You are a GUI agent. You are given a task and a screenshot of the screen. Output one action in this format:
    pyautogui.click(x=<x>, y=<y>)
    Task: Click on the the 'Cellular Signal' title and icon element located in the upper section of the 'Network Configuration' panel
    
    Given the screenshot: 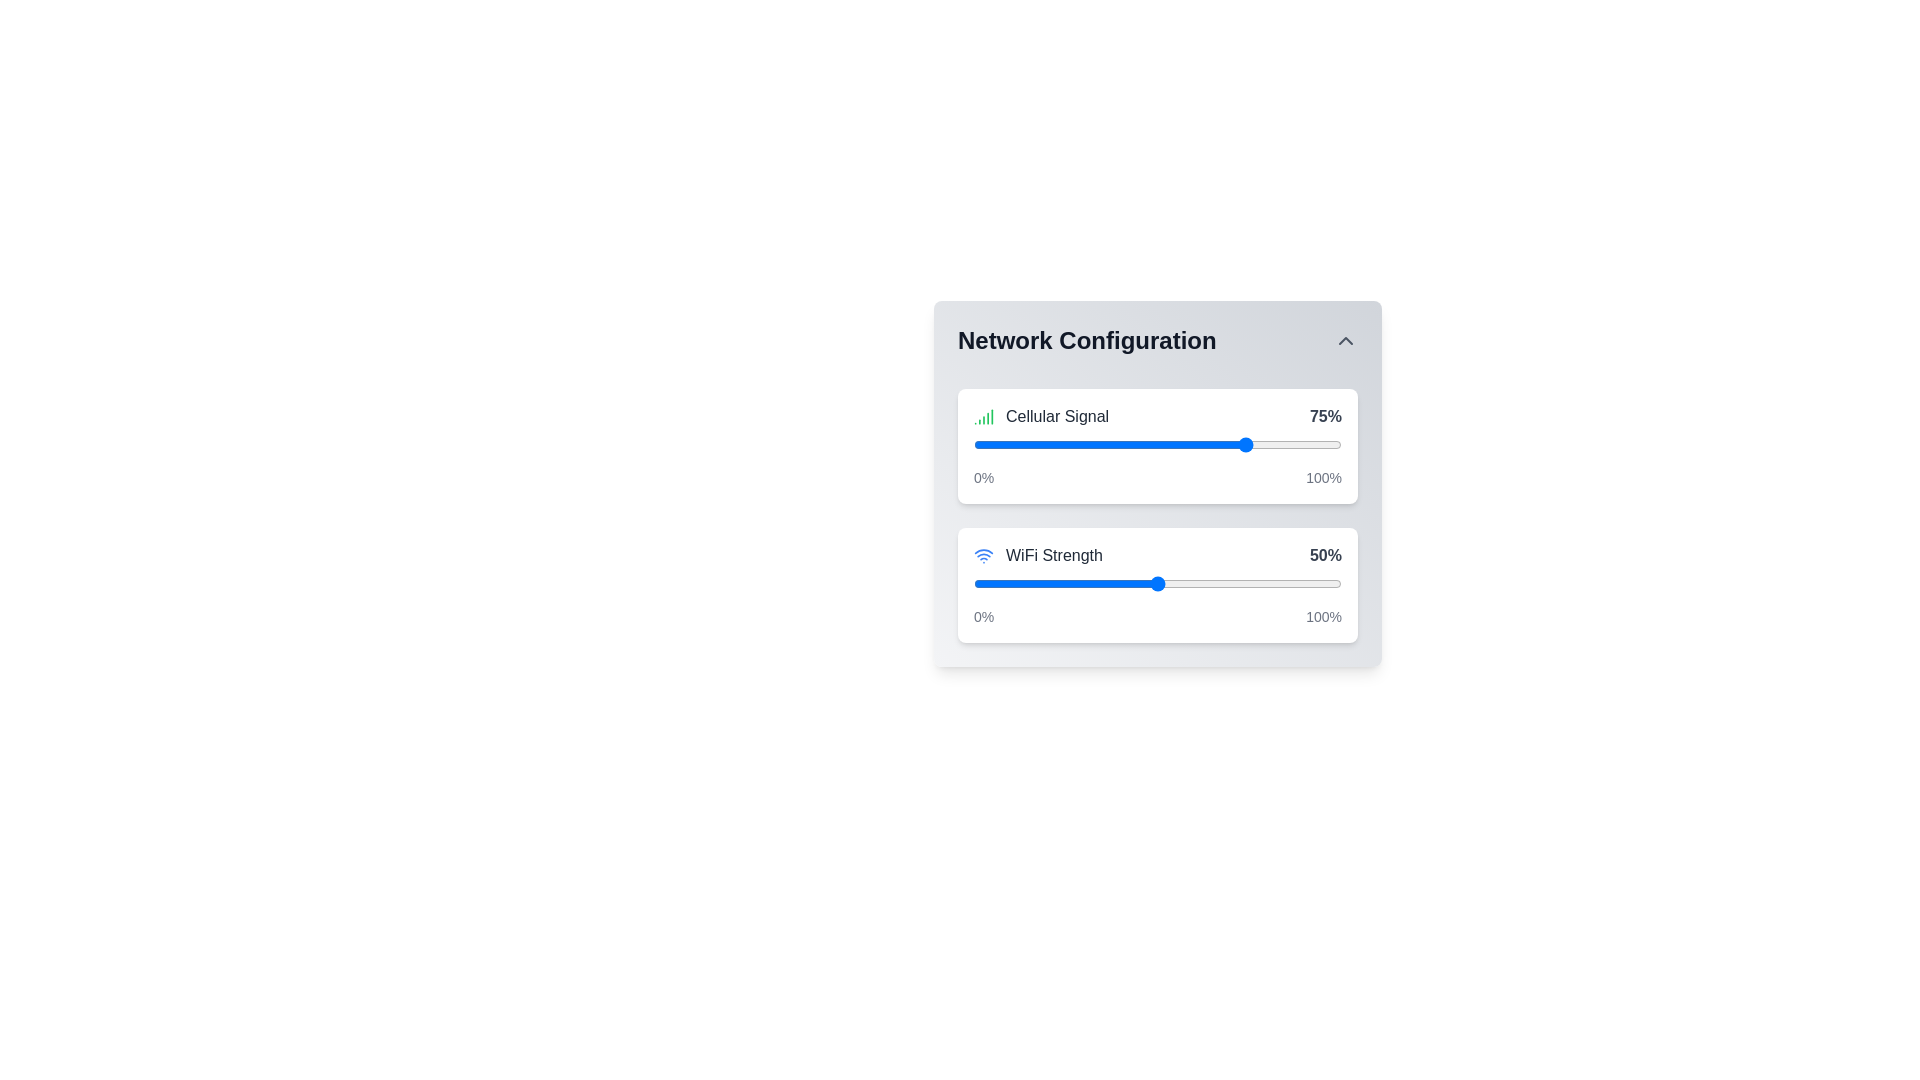 What is the action you would take?
    pyautogui.click(x=1040, y=415)
    